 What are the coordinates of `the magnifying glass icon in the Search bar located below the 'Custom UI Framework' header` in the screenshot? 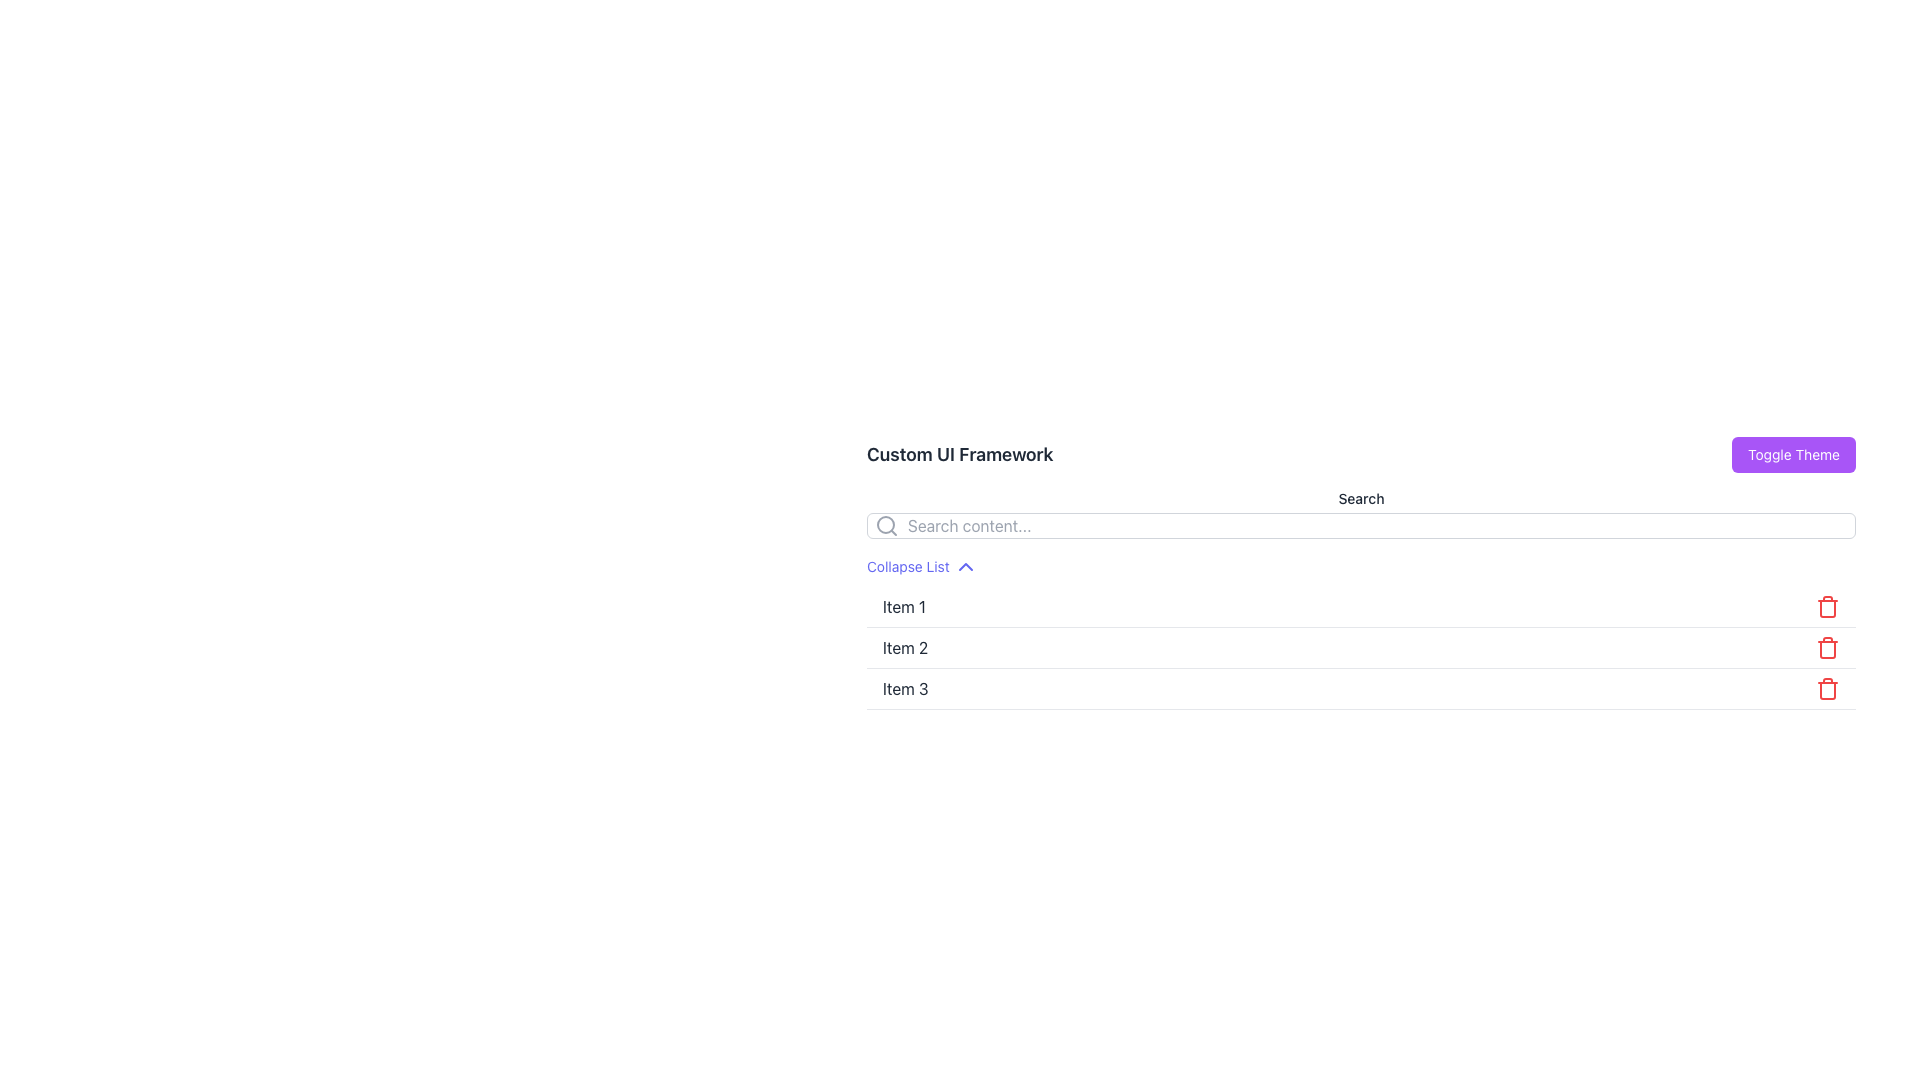 It's located at (1360, 512).